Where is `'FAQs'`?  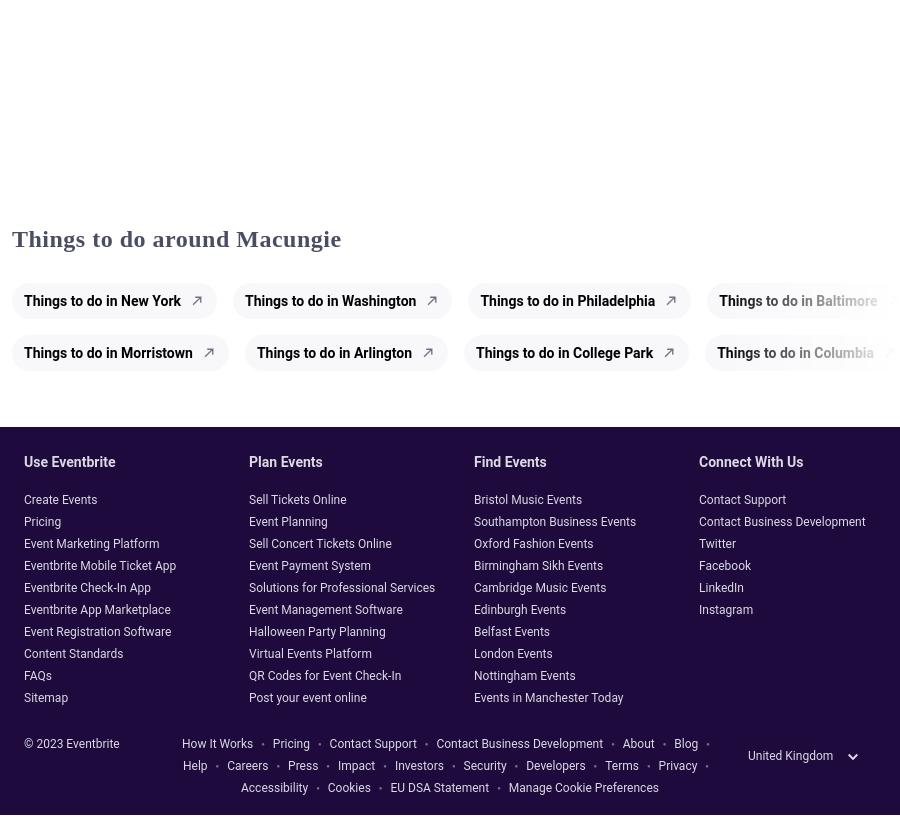 'FAQs' is located at coordinates (36, 673).